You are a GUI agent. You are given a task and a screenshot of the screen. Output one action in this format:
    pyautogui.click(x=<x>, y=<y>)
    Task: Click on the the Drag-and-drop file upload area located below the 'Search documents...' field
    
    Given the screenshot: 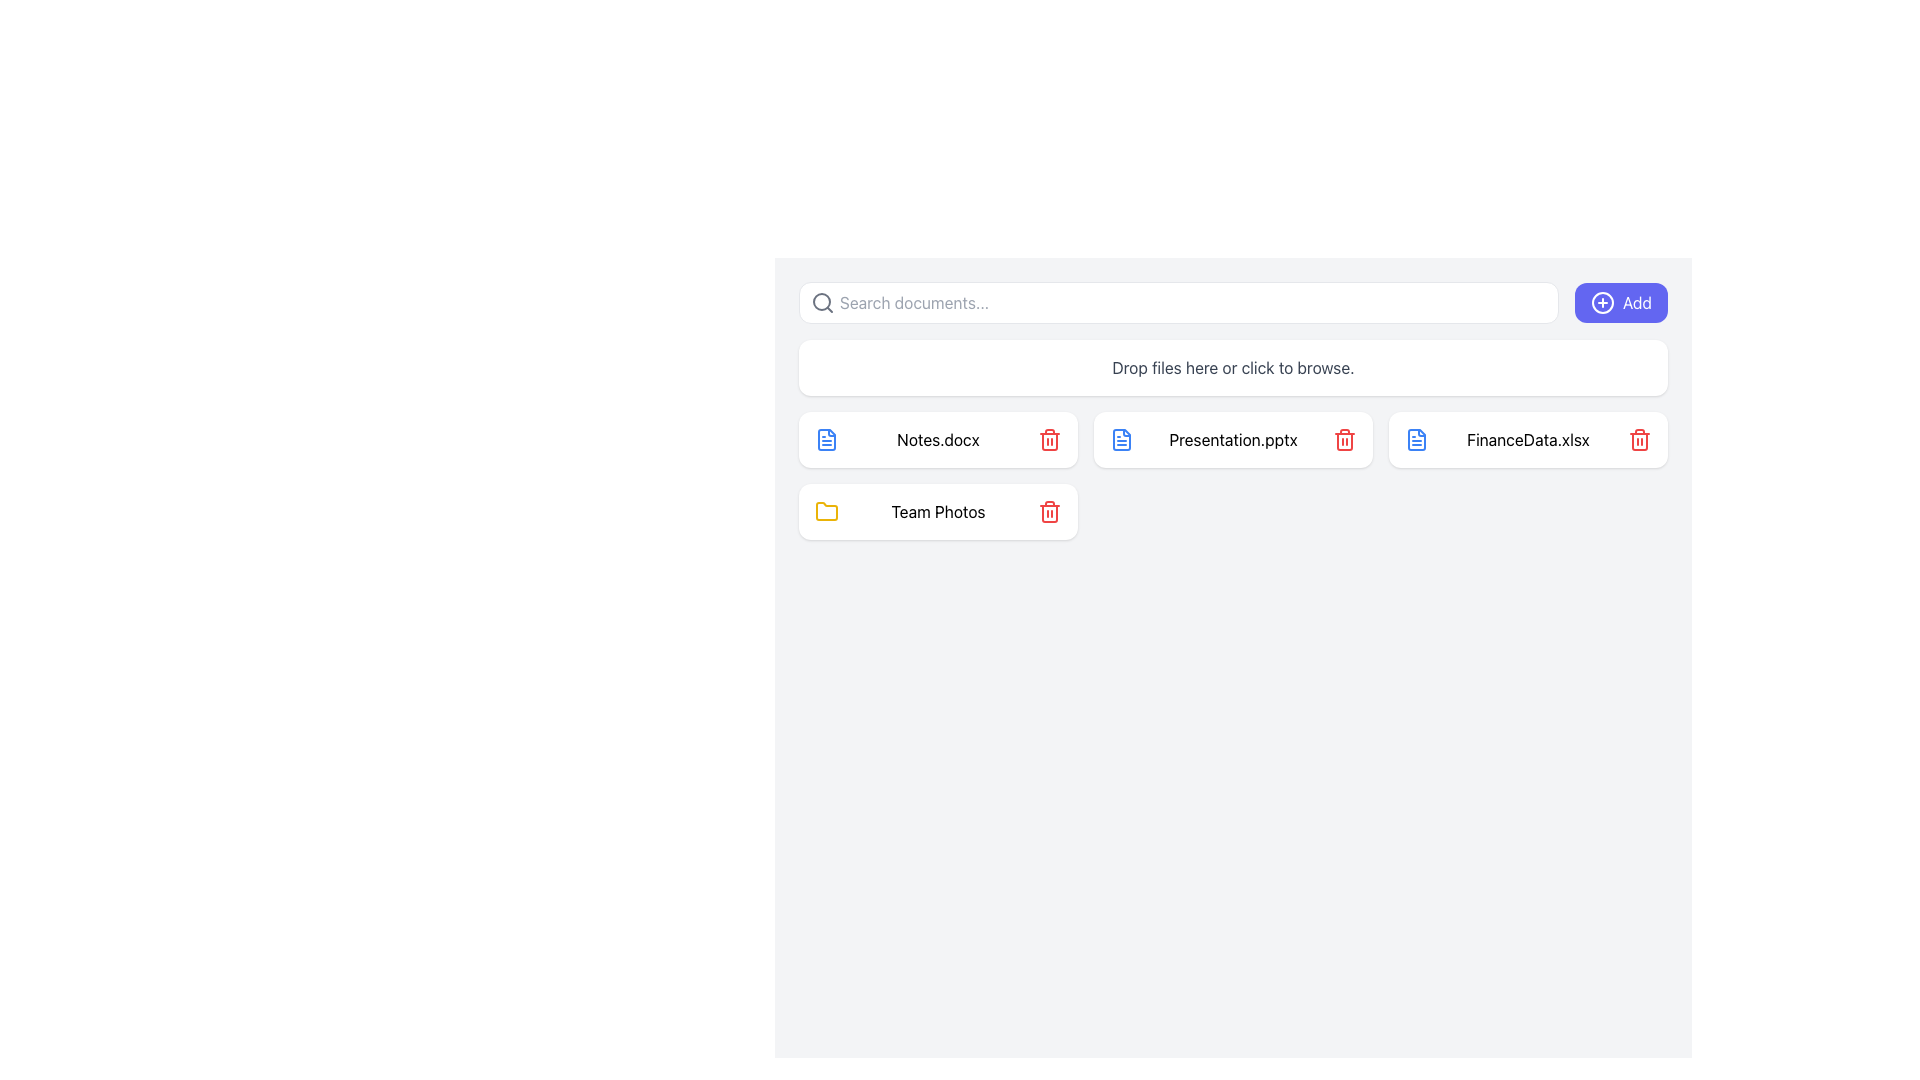 What is the action you would take?
    pyautogui.click(x=1232, y=367)
    